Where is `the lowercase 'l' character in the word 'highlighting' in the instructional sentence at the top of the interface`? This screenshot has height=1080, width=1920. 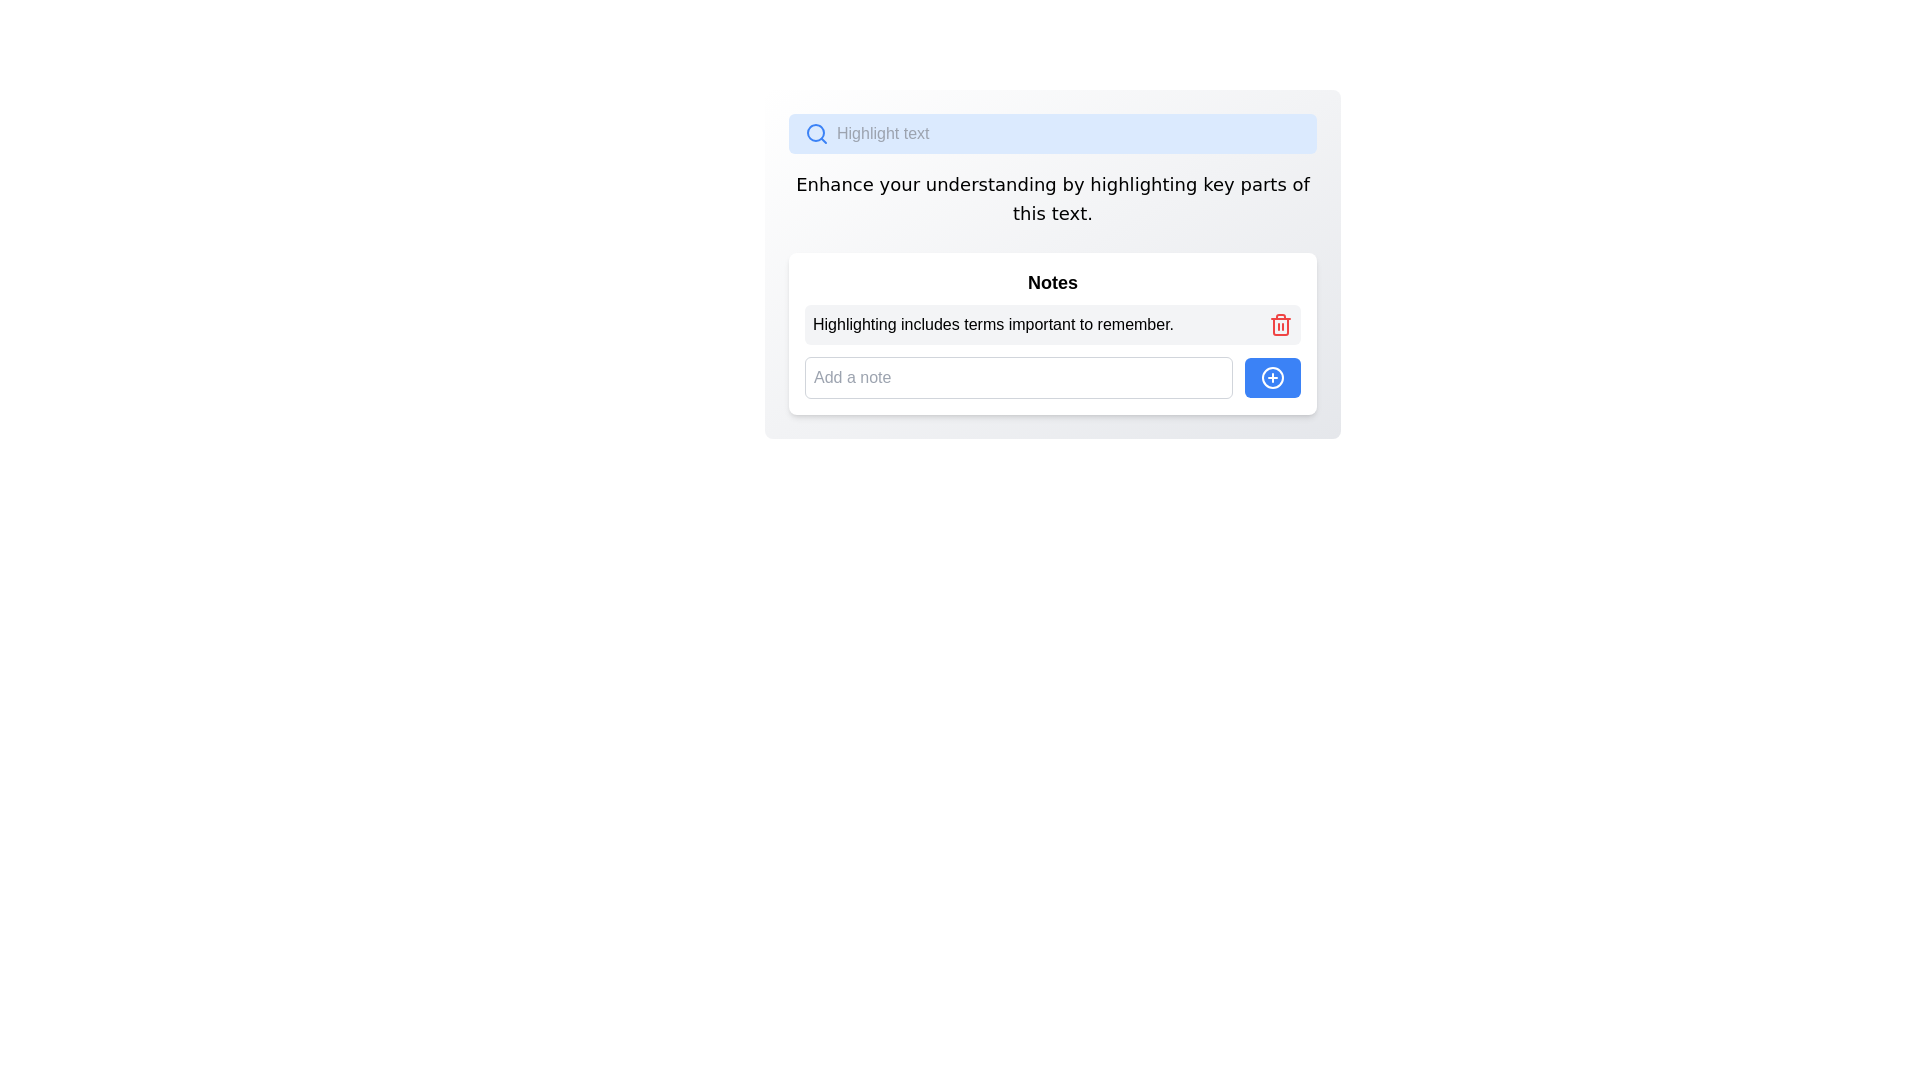 the lowercase 'l' character in the word 'highlighting' in the instructional sentence at the top of the interface is located at coordinates (1132, 184).